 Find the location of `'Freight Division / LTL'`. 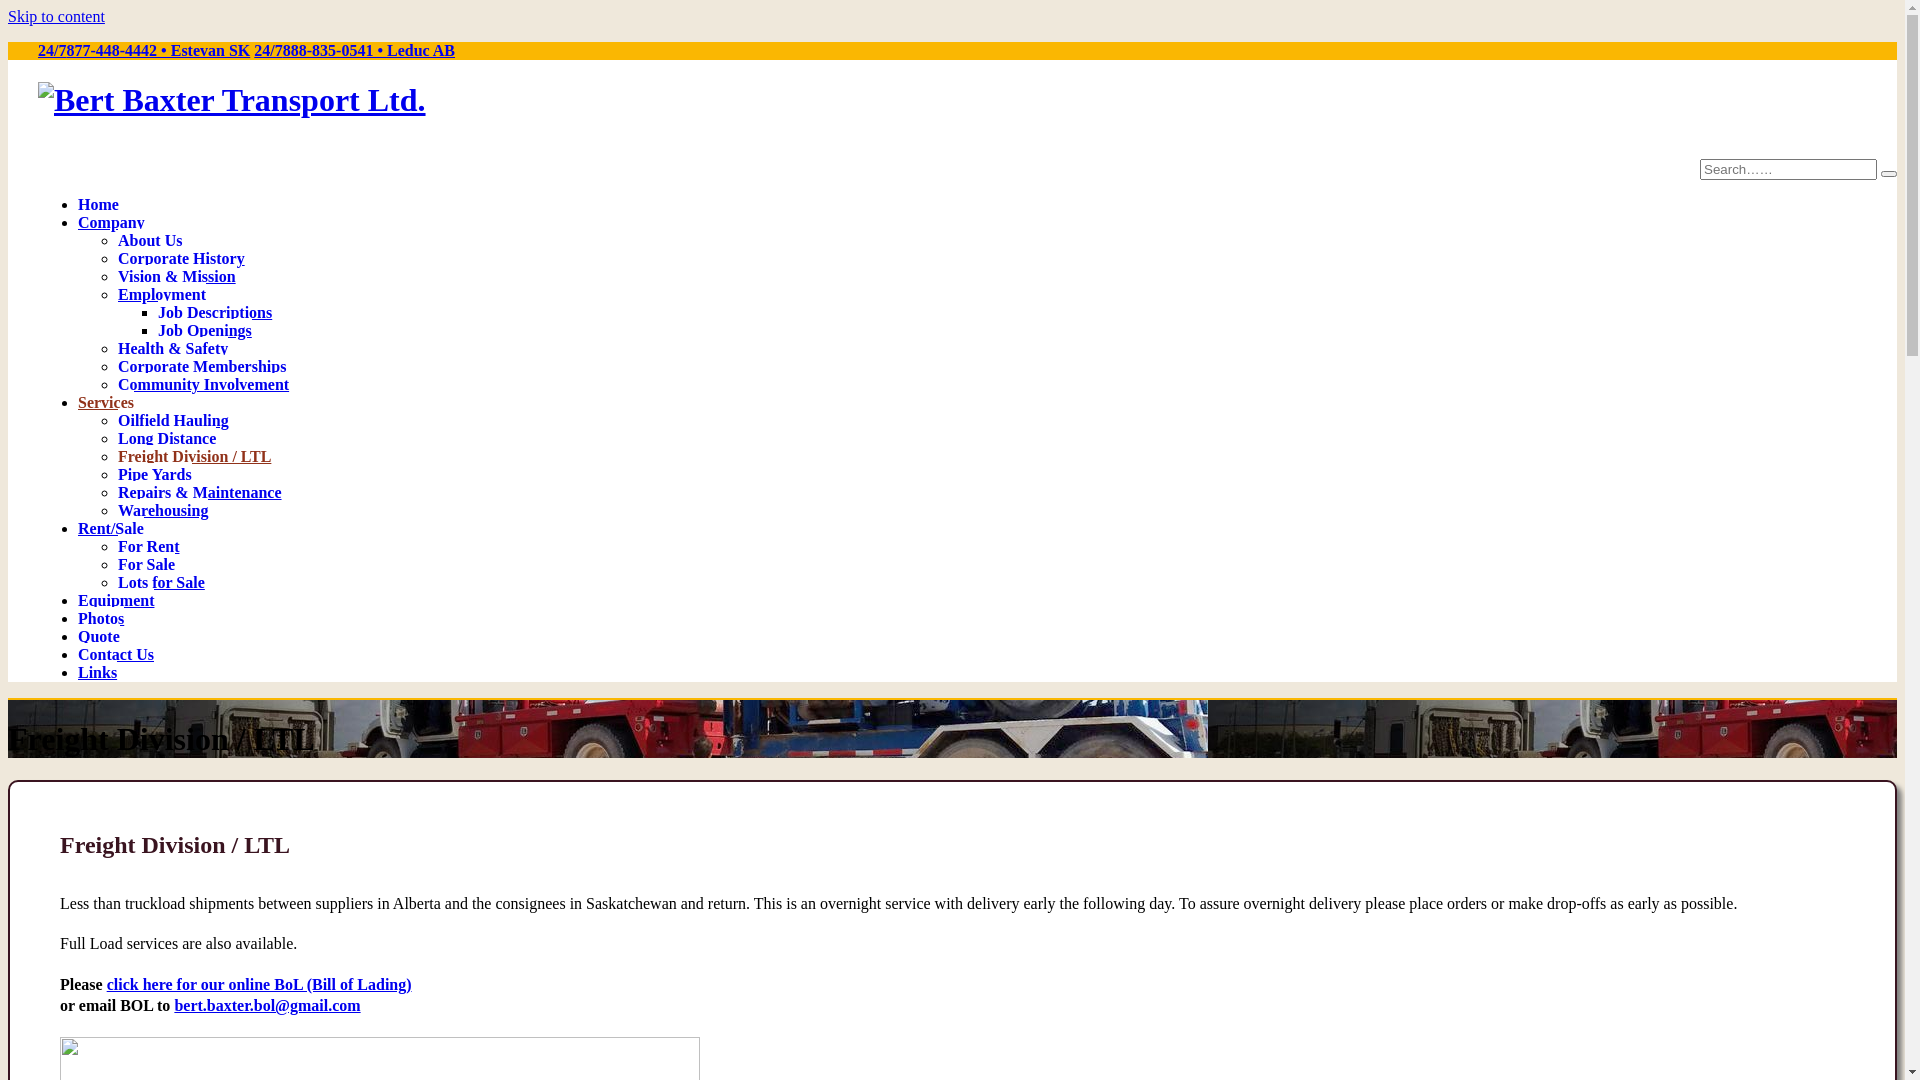

'Freight Division / LTL' is located at coordinates (117, 455).